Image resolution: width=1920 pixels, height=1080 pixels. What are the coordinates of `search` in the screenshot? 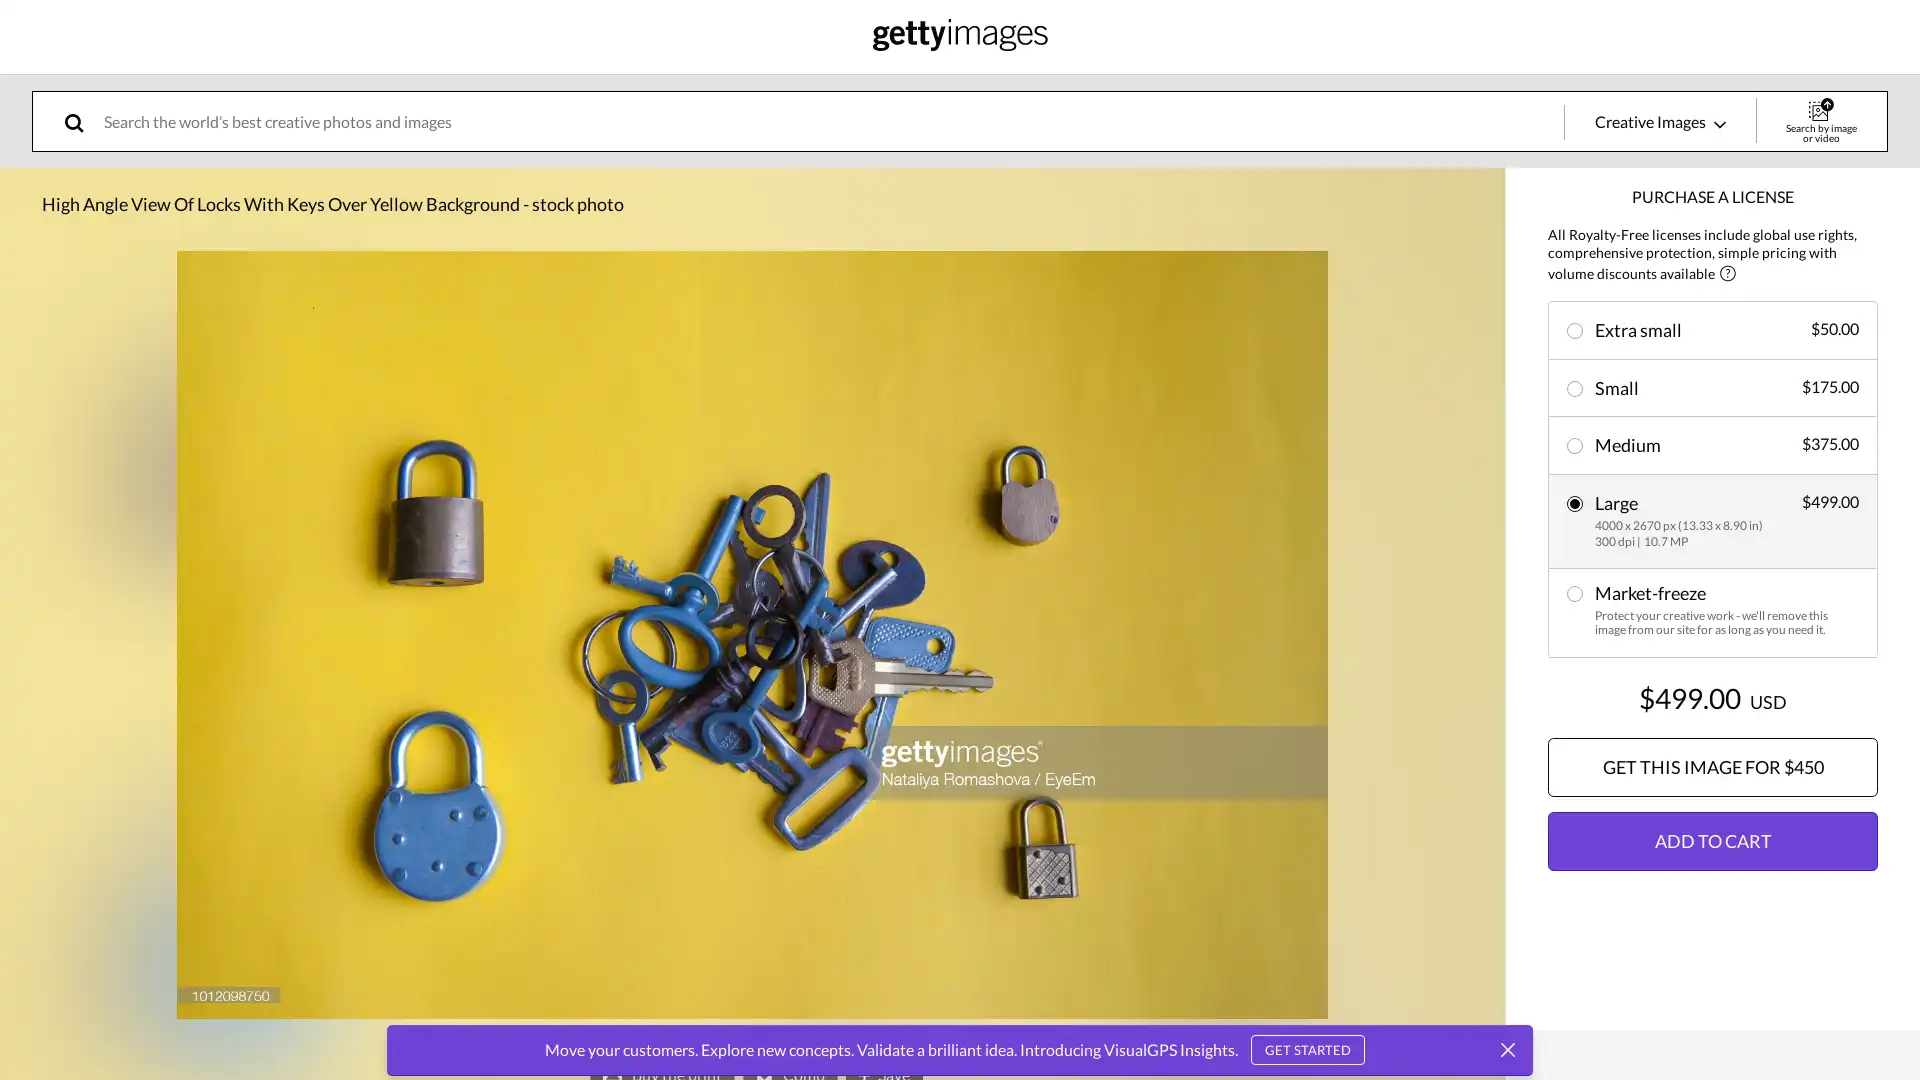 It's located at (88, 121).